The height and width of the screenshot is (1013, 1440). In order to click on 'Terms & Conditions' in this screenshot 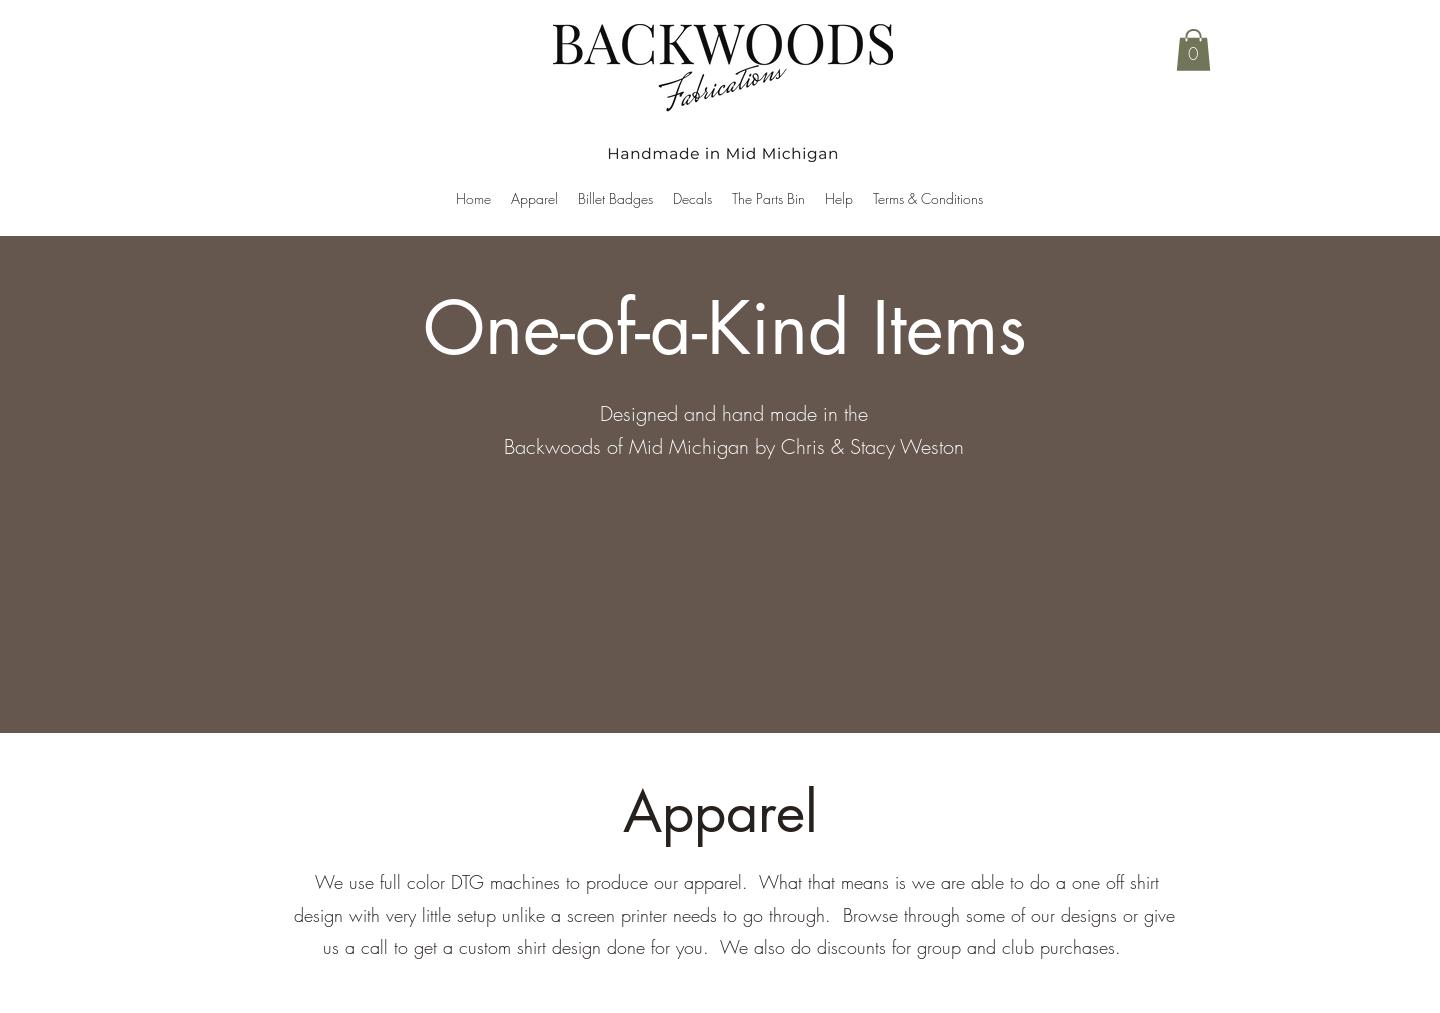, I will do `click(927, 198)`.